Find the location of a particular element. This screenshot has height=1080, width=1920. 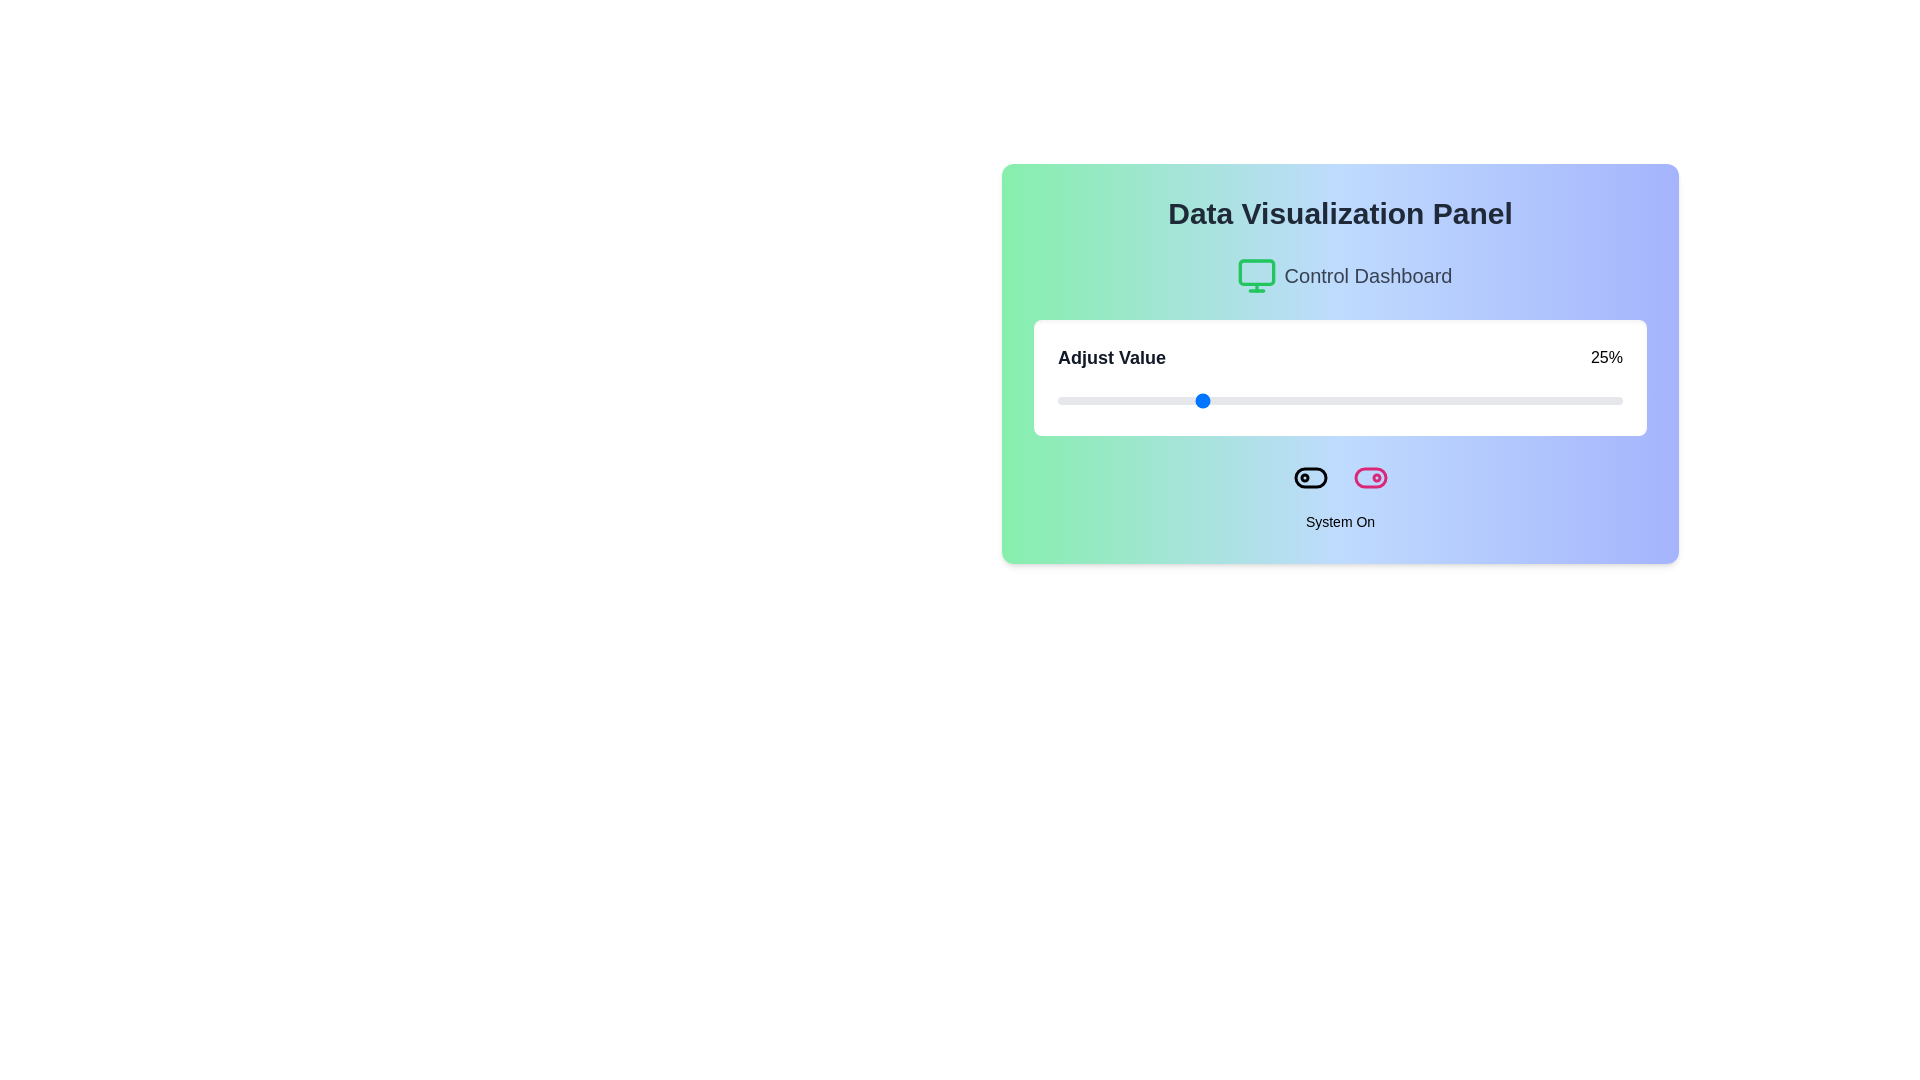

the slider to 0% is located at coordinates (1056, 401).